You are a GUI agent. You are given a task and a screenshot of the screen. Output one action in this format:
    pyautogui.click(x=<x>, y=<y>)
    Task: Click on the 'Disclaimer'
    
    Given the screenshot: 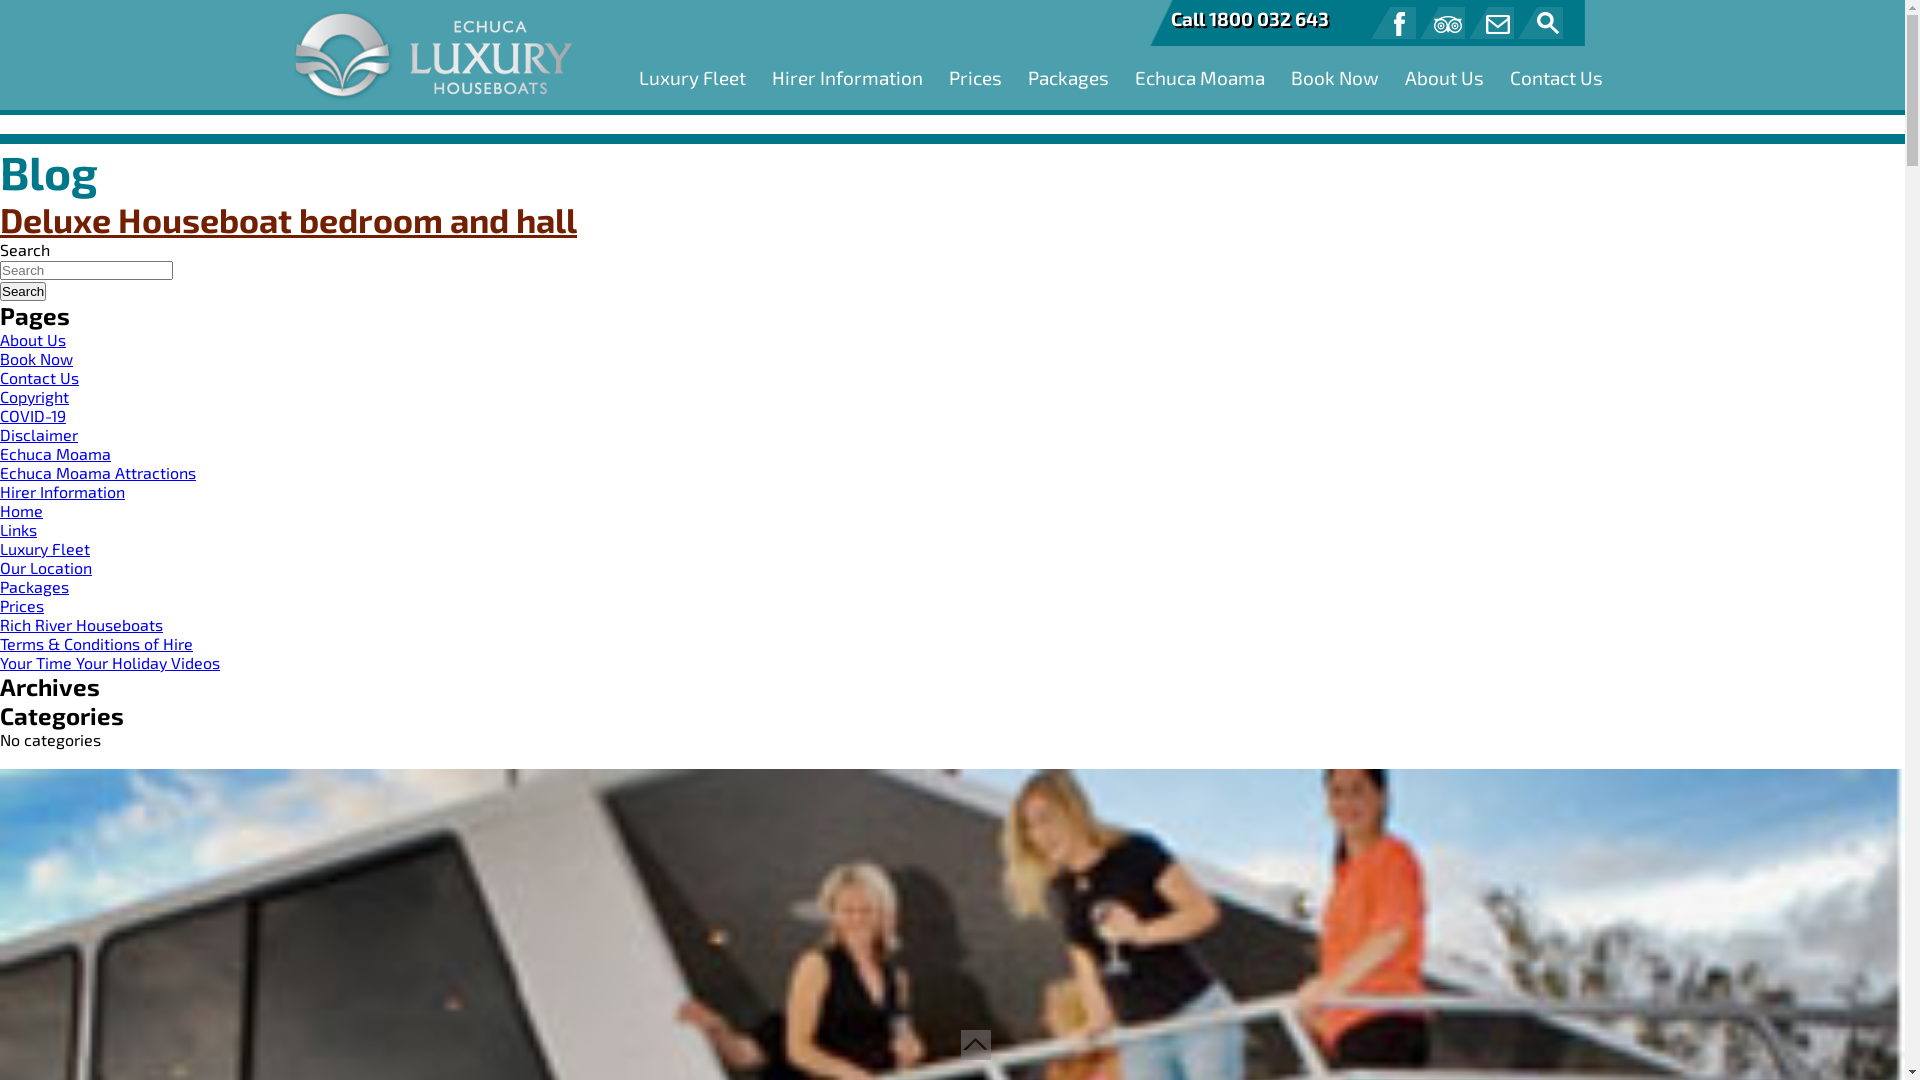 What is the action you would take?
    pyautogui.click(x=38, y=433)
    